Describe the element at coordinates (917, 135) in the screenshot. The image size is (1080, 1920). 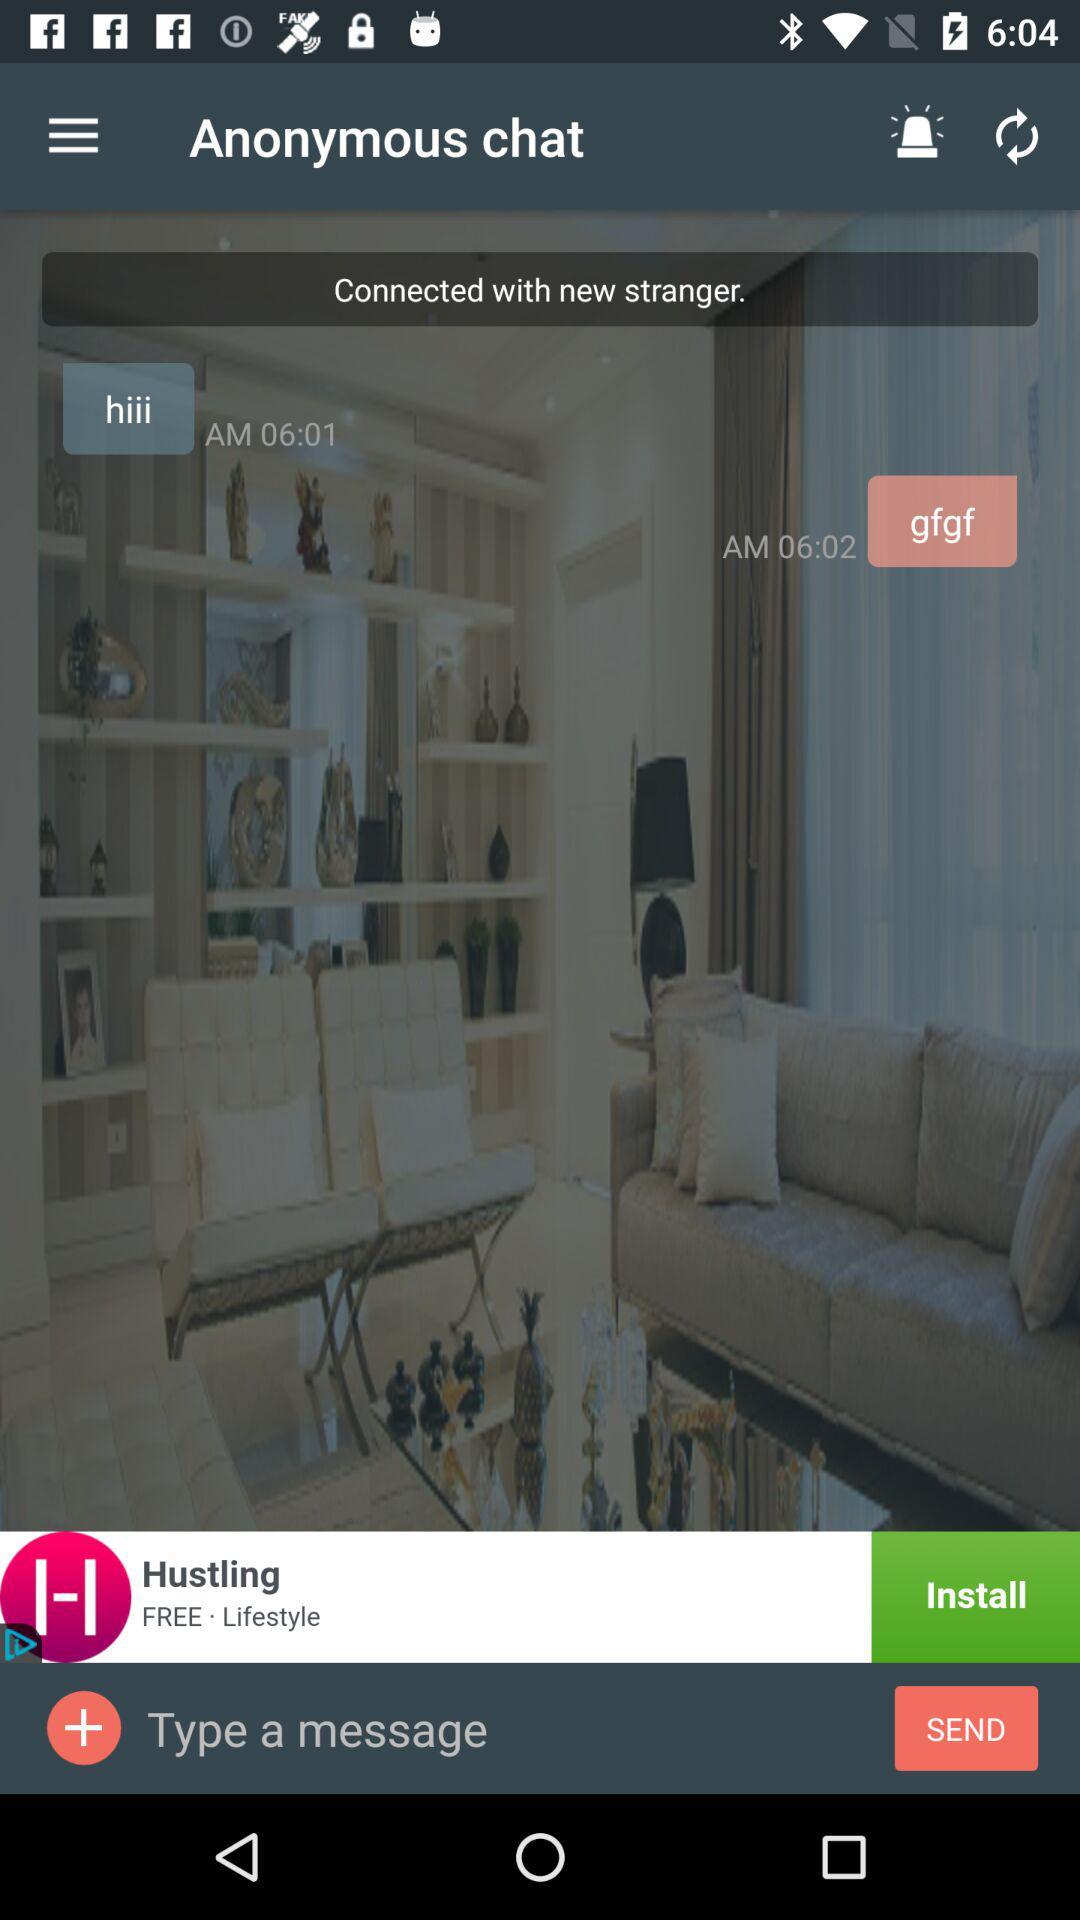
I see `the which is left to the refresh icon` at that location.